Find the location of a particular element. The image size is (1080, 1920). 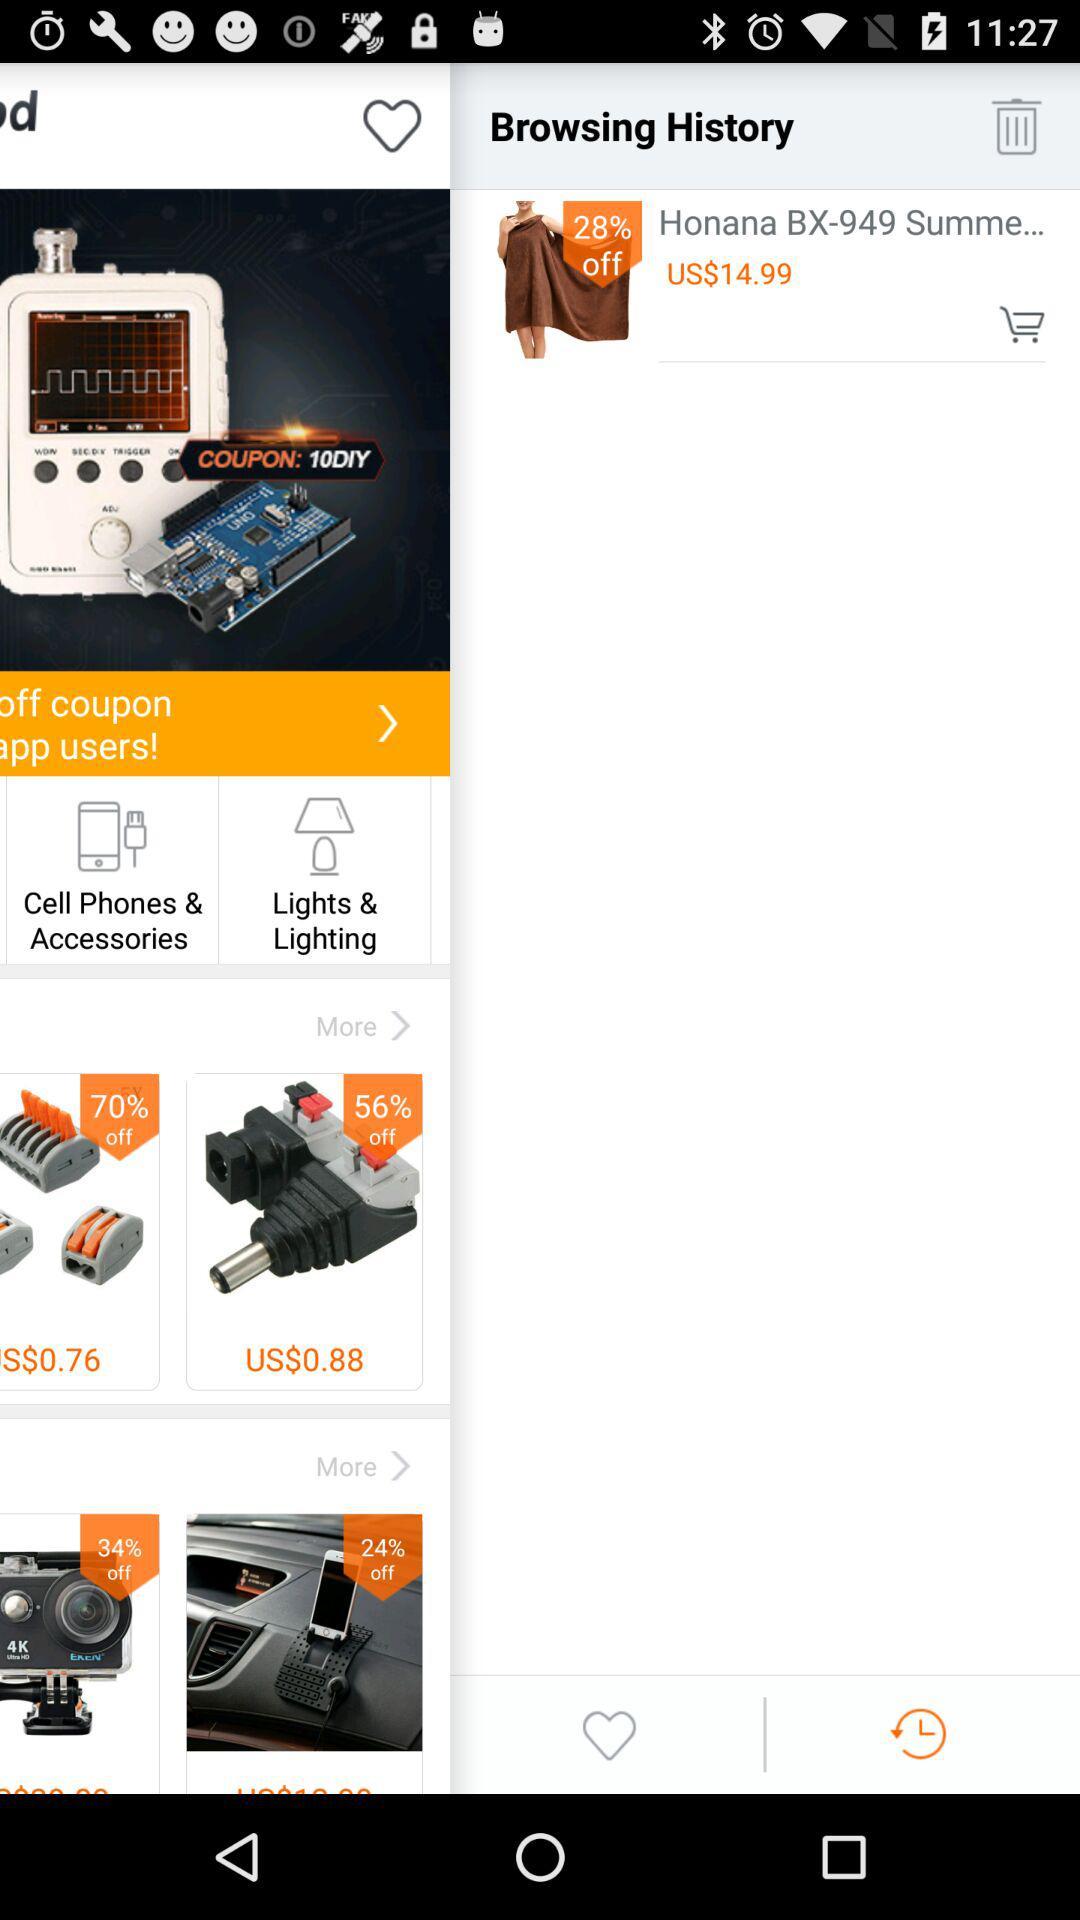

right corner image along with text  24 off at the bottom is located at coordinates (304, 1632).